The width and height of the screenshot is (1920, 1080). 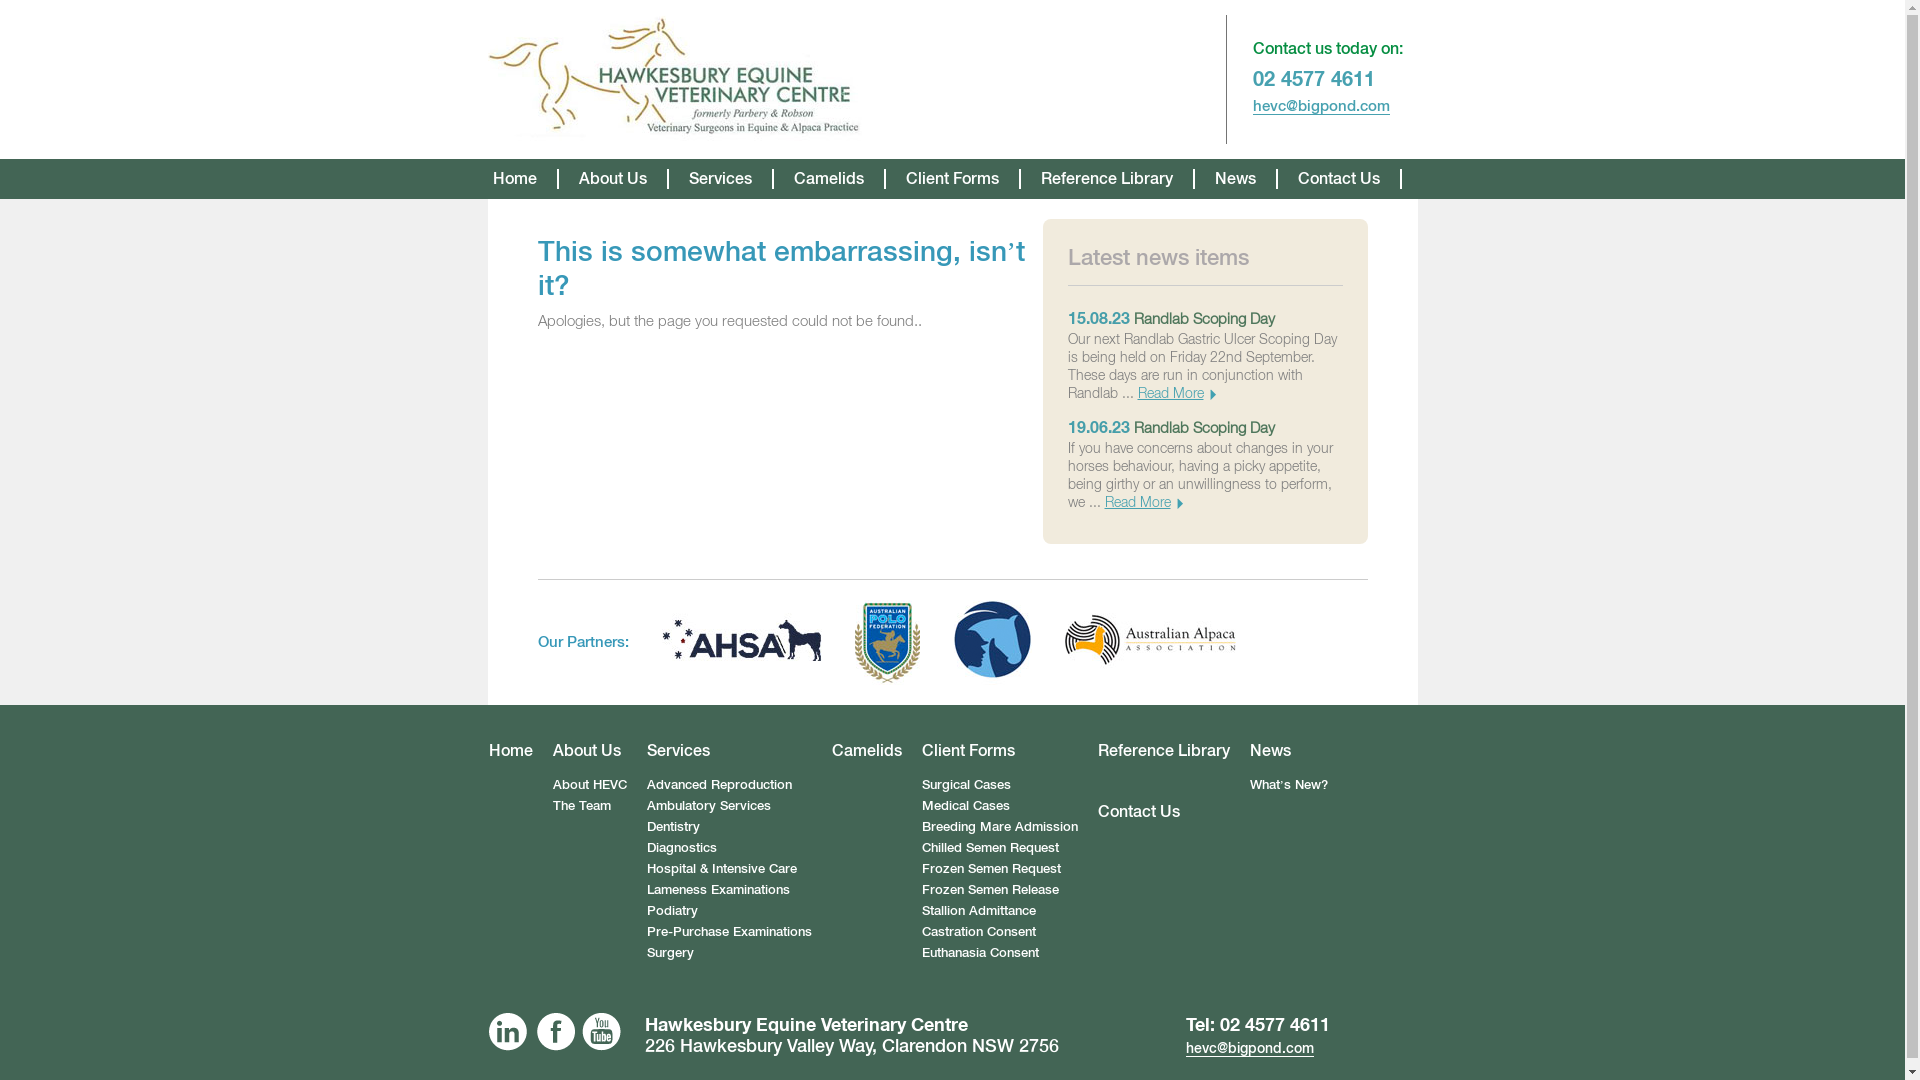 What do you see at coordinates (672, 910) in the screenshot?
I see `'Podiatry'` at bounding box center [672, 910].